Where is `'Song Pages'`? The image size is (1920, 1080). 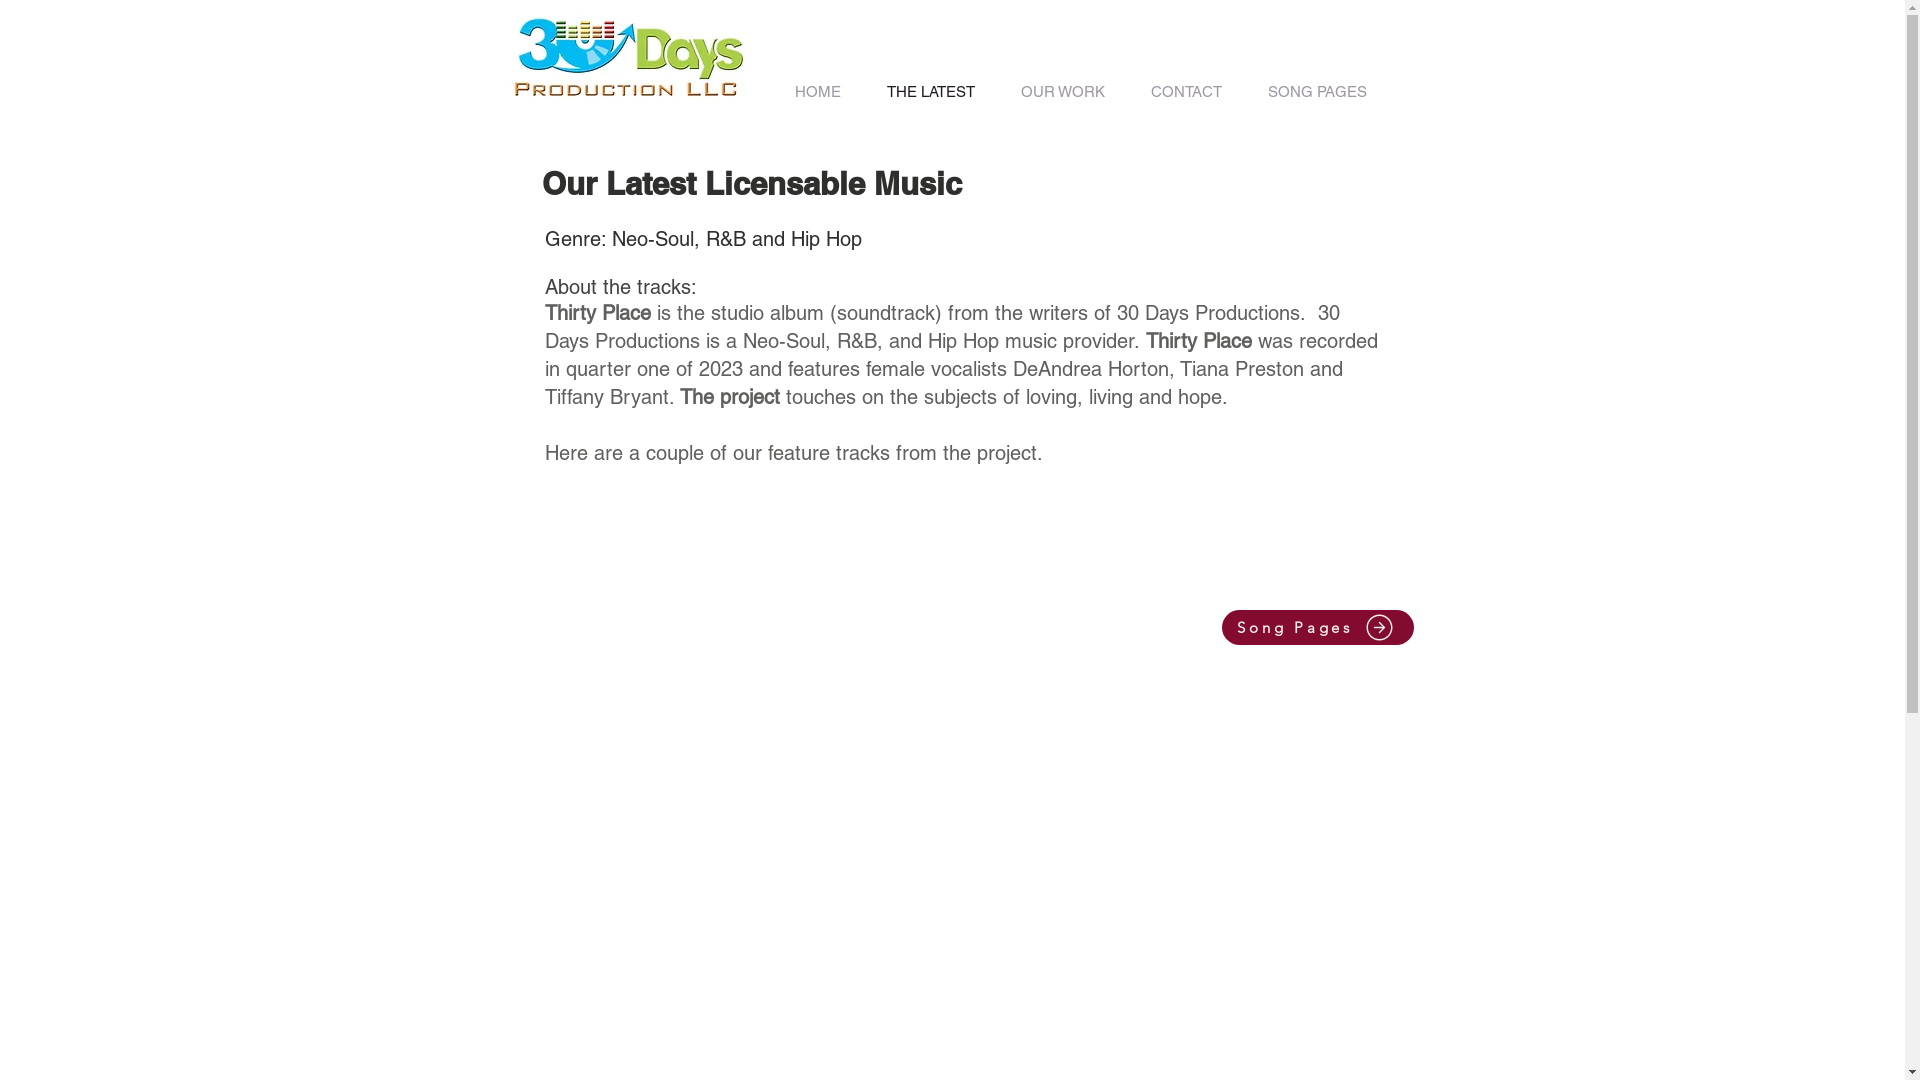
'Song Pages' is located at coordinates (1221, 626).